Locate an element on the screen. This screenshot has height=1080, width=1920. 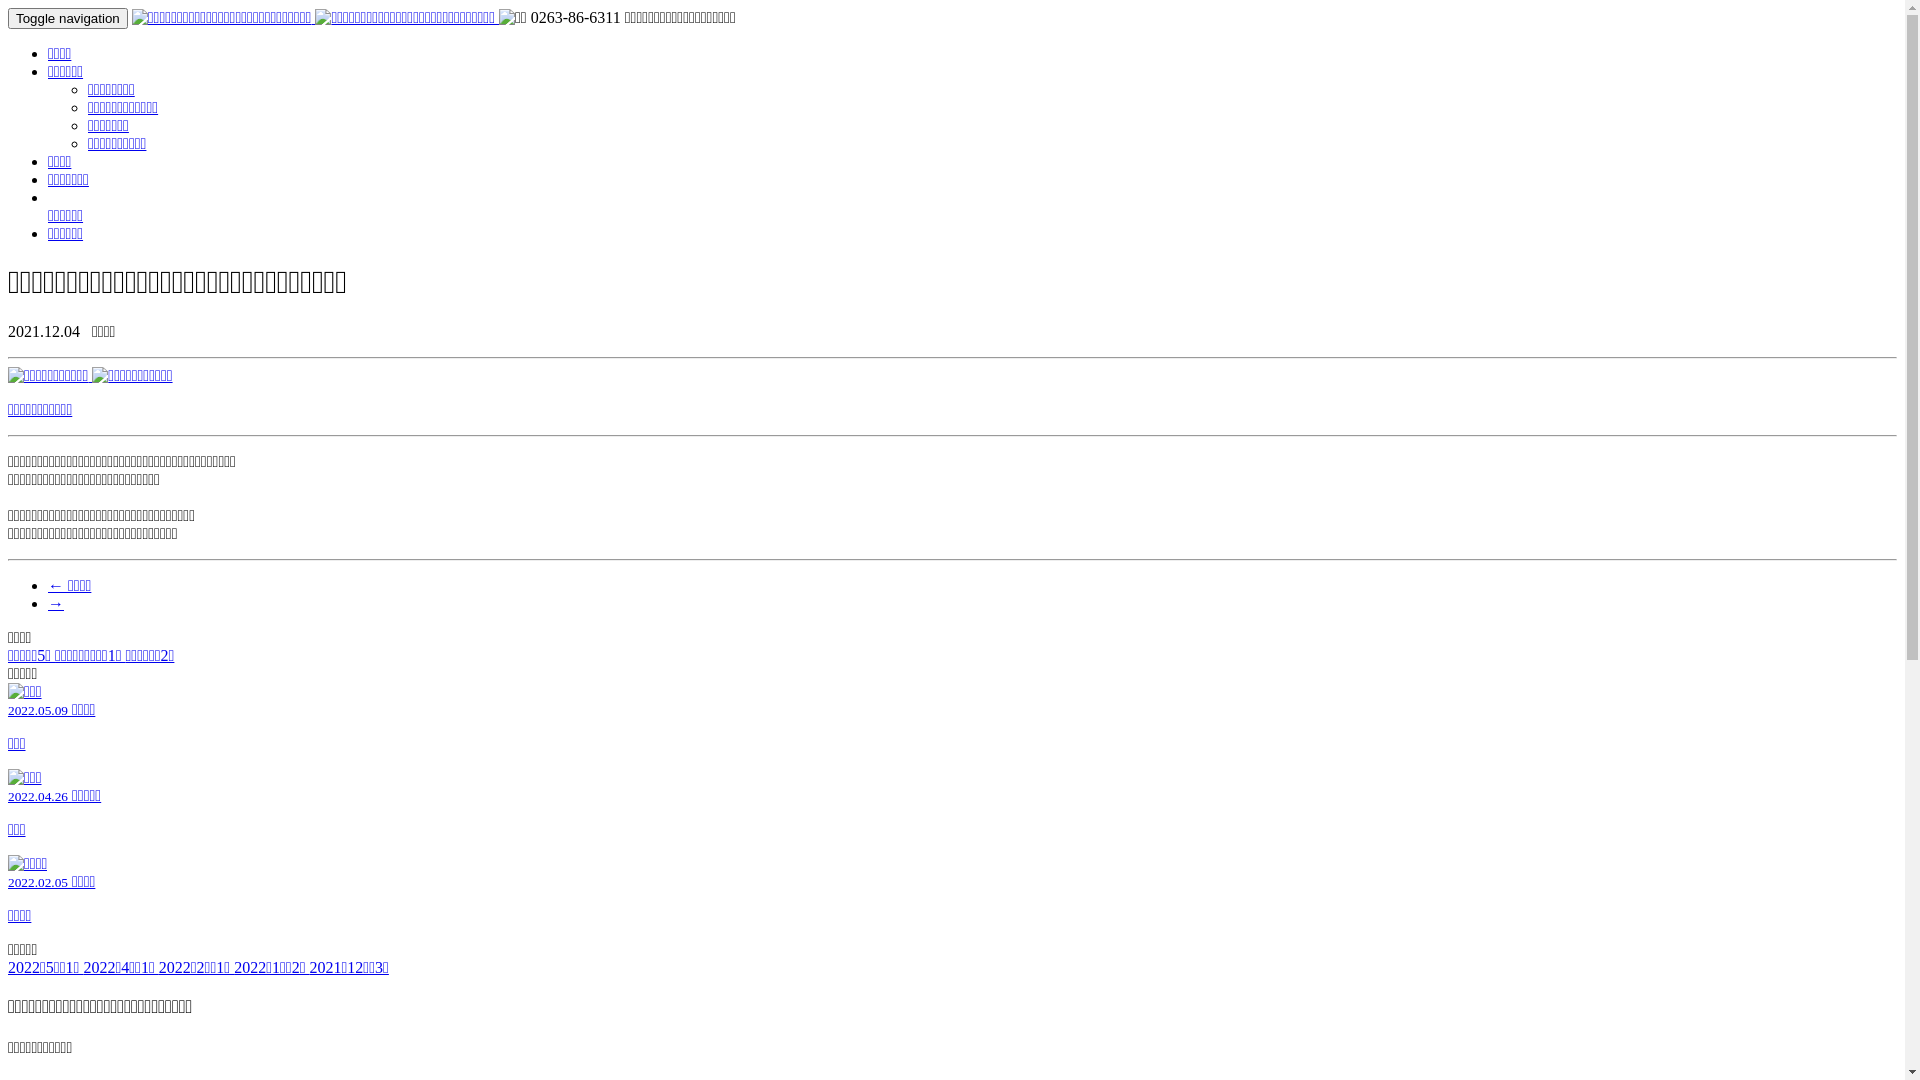
'Toggle navigation' is located at coordinates (67, 18).